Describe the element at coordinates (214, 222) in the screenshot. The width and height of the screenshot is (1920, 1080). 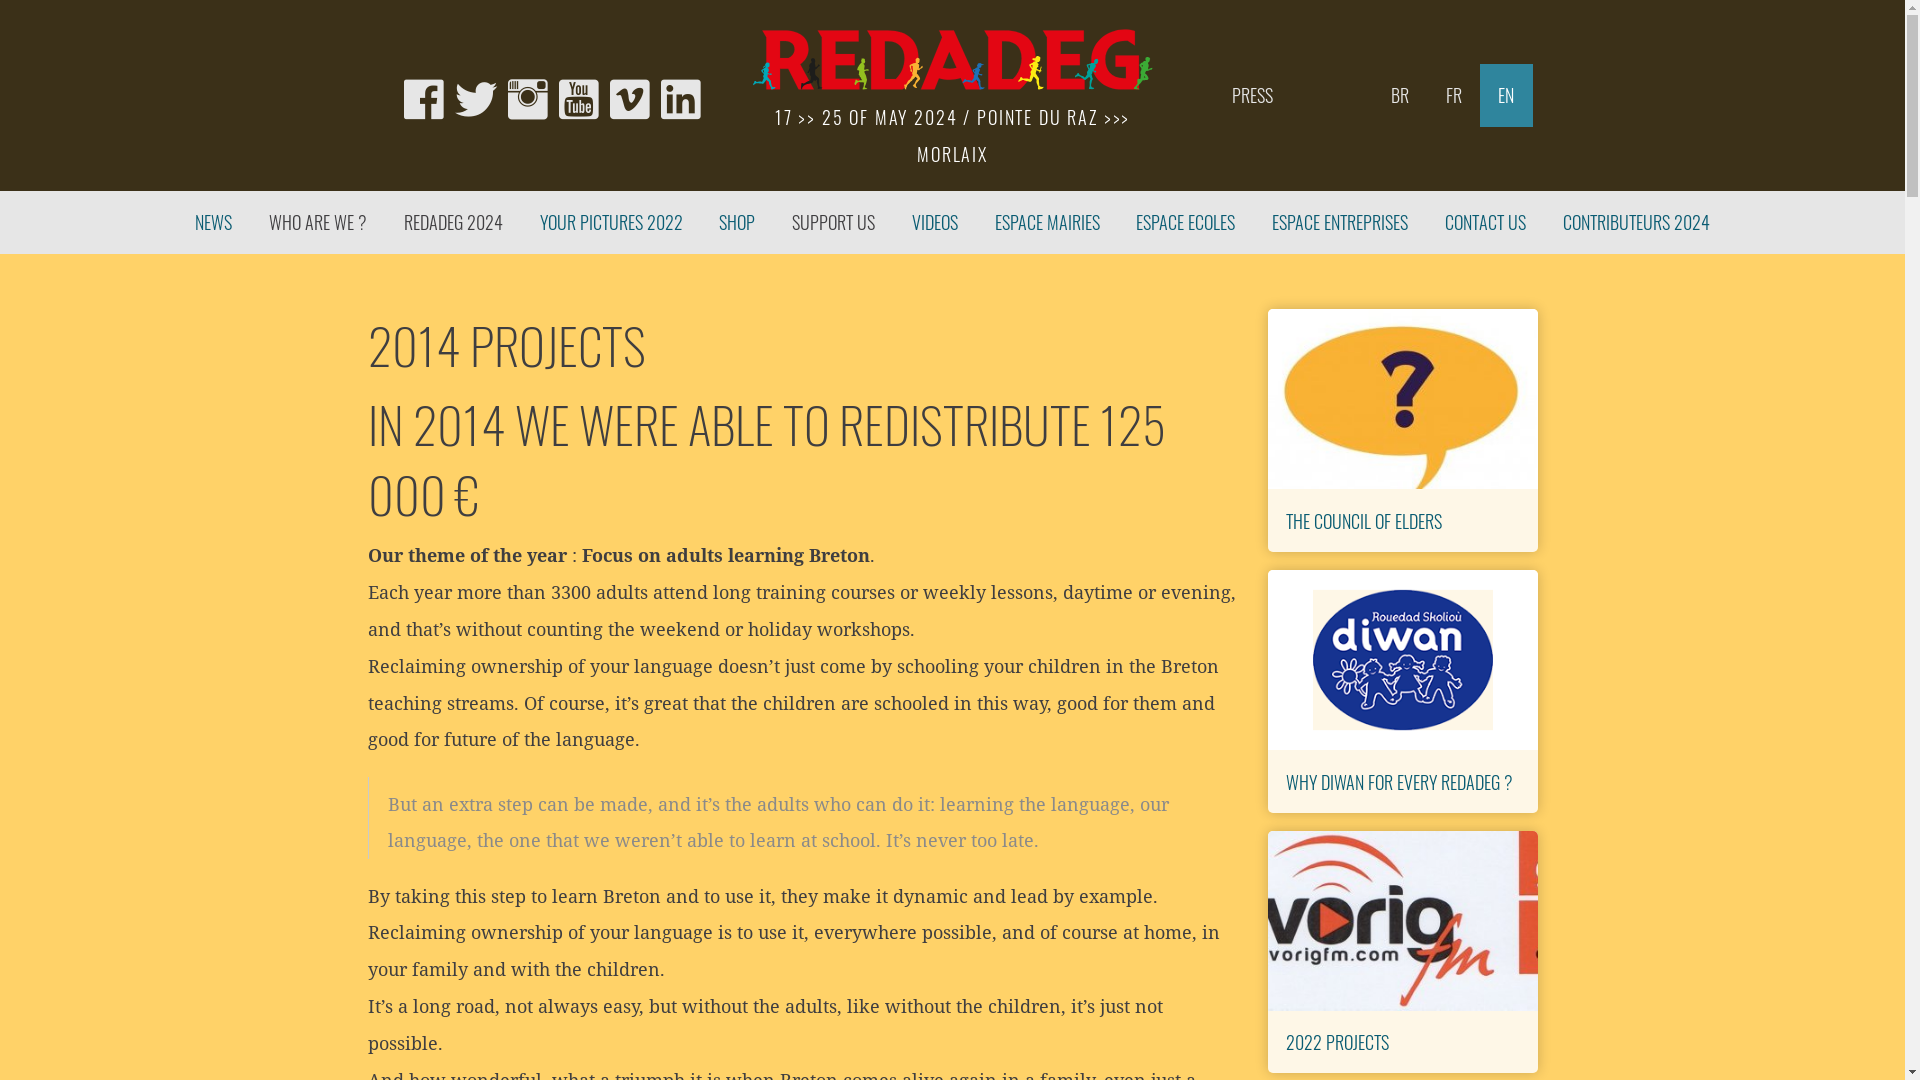
I see `'NEWS'` at that location.